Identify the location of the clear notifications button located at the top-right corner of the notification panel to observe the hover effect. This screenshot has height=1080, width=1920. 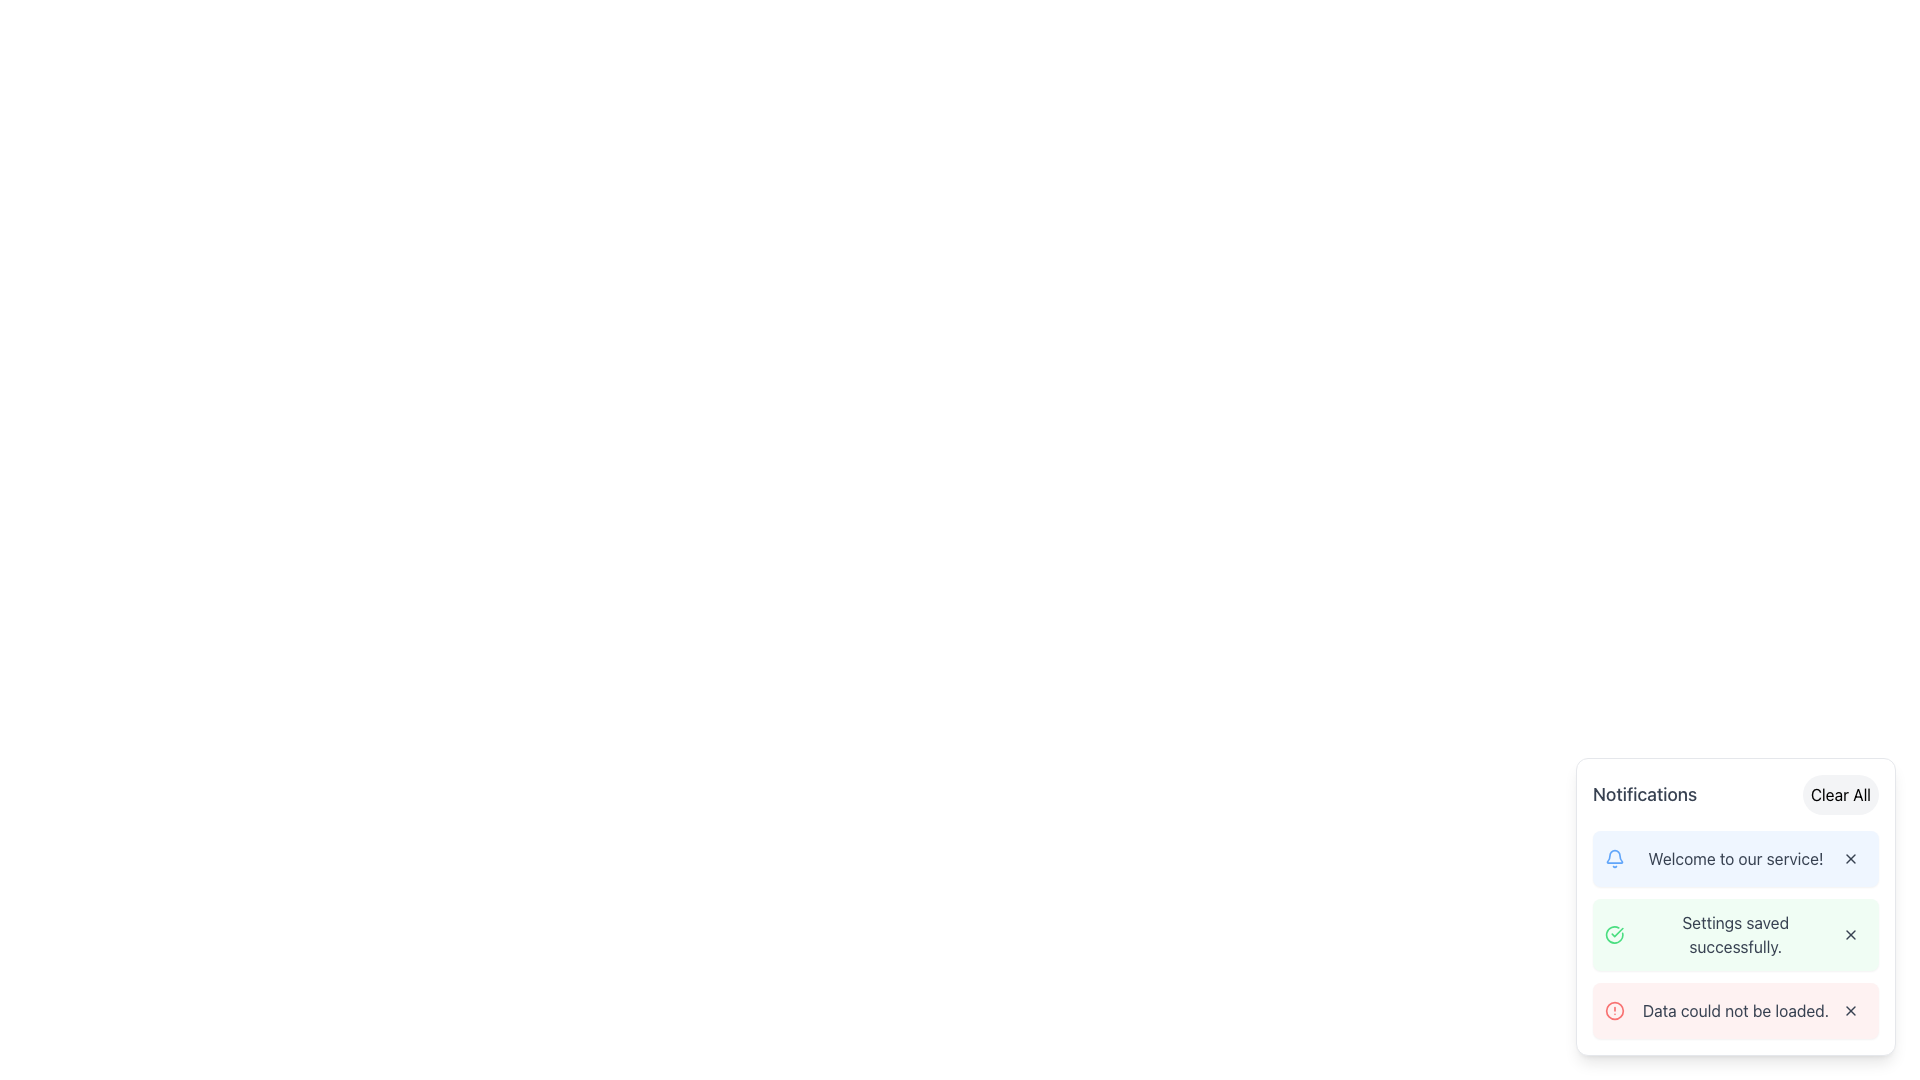
(1840, 793).